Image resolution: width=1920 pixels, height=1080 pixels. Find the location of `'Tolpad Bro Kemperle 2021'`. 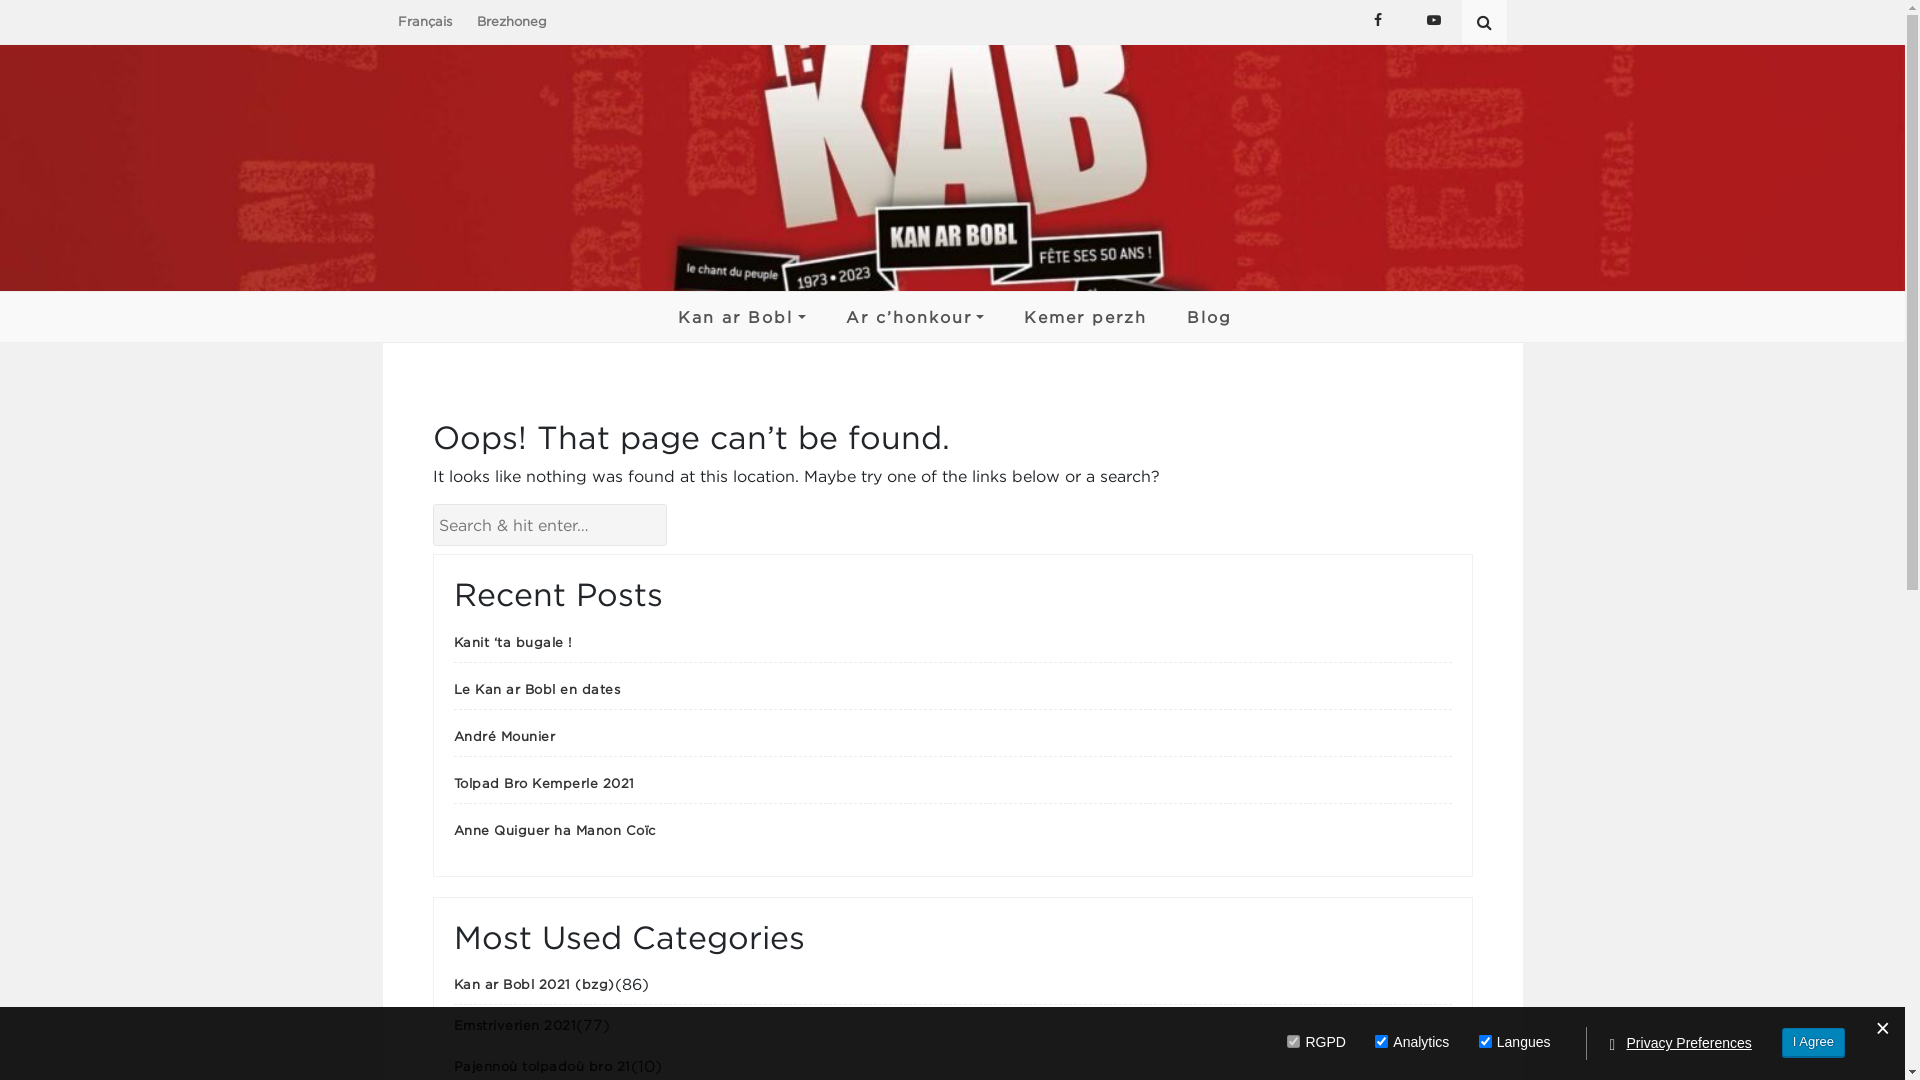

'Tolpad Bro Kemperle 2021' is located at coordinates (544, 782).